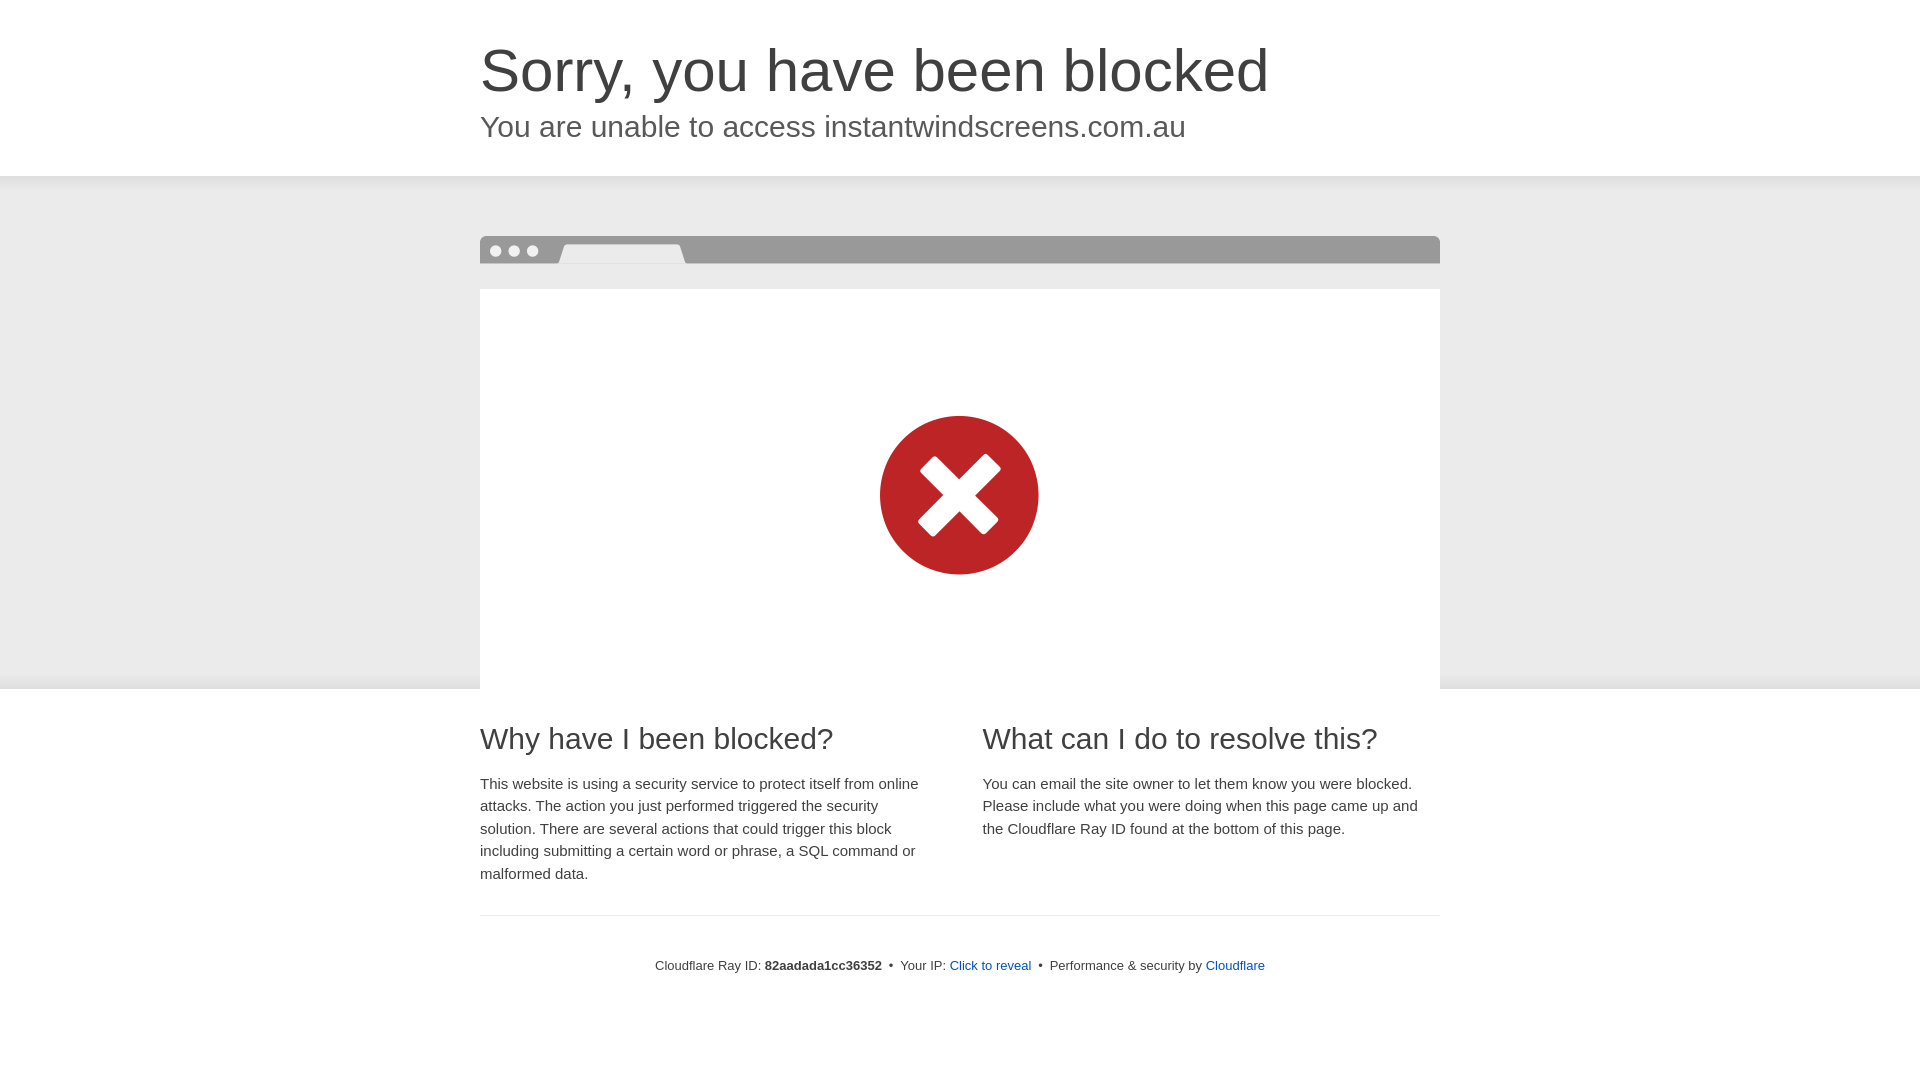  What do you see at coordinates (990, 964) in the screenshot?
I see `'Click to reveal'` at bounding box center [990, 964].